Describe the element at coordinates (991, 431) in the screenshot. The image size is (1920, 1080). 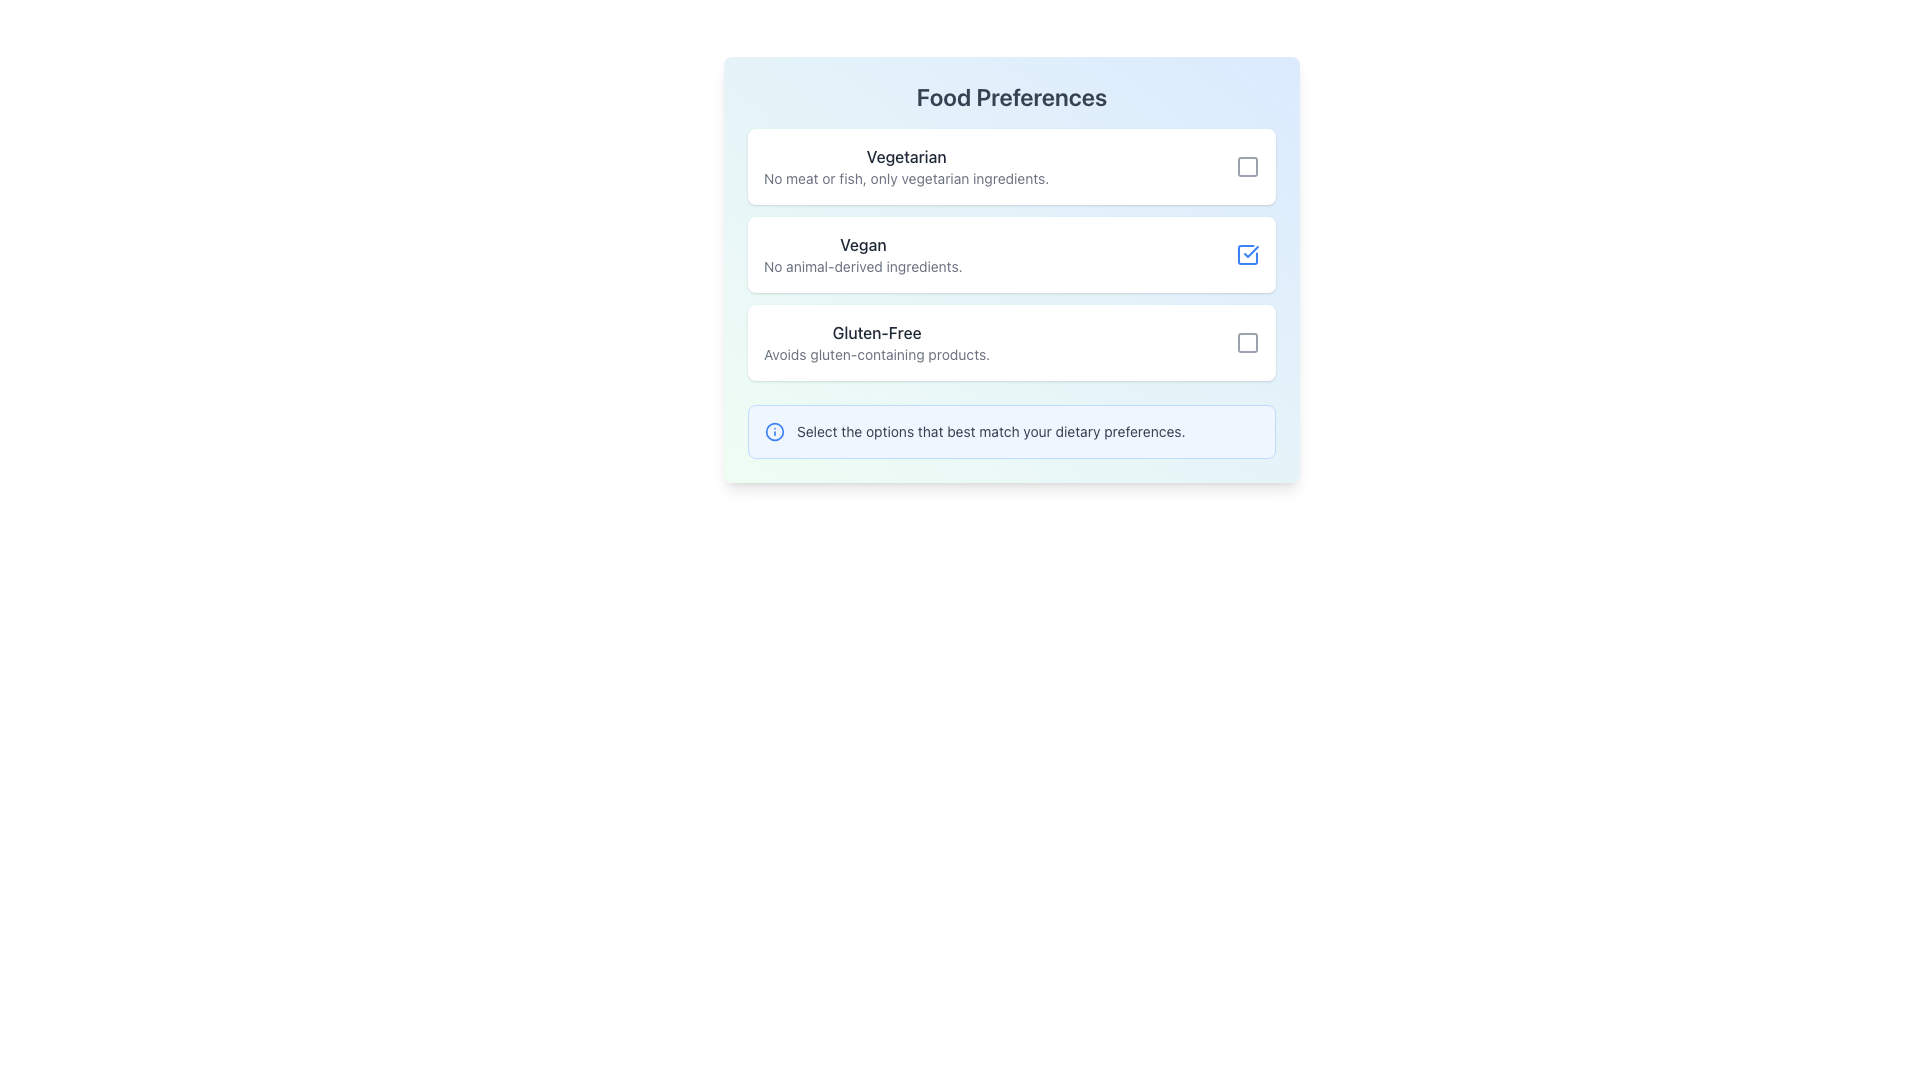
I see `the text label that provides guidance for dietary options located below the selectable options 'Vegetarian,' 'Vegan,' and 'Gluten-Free.'` at that location.